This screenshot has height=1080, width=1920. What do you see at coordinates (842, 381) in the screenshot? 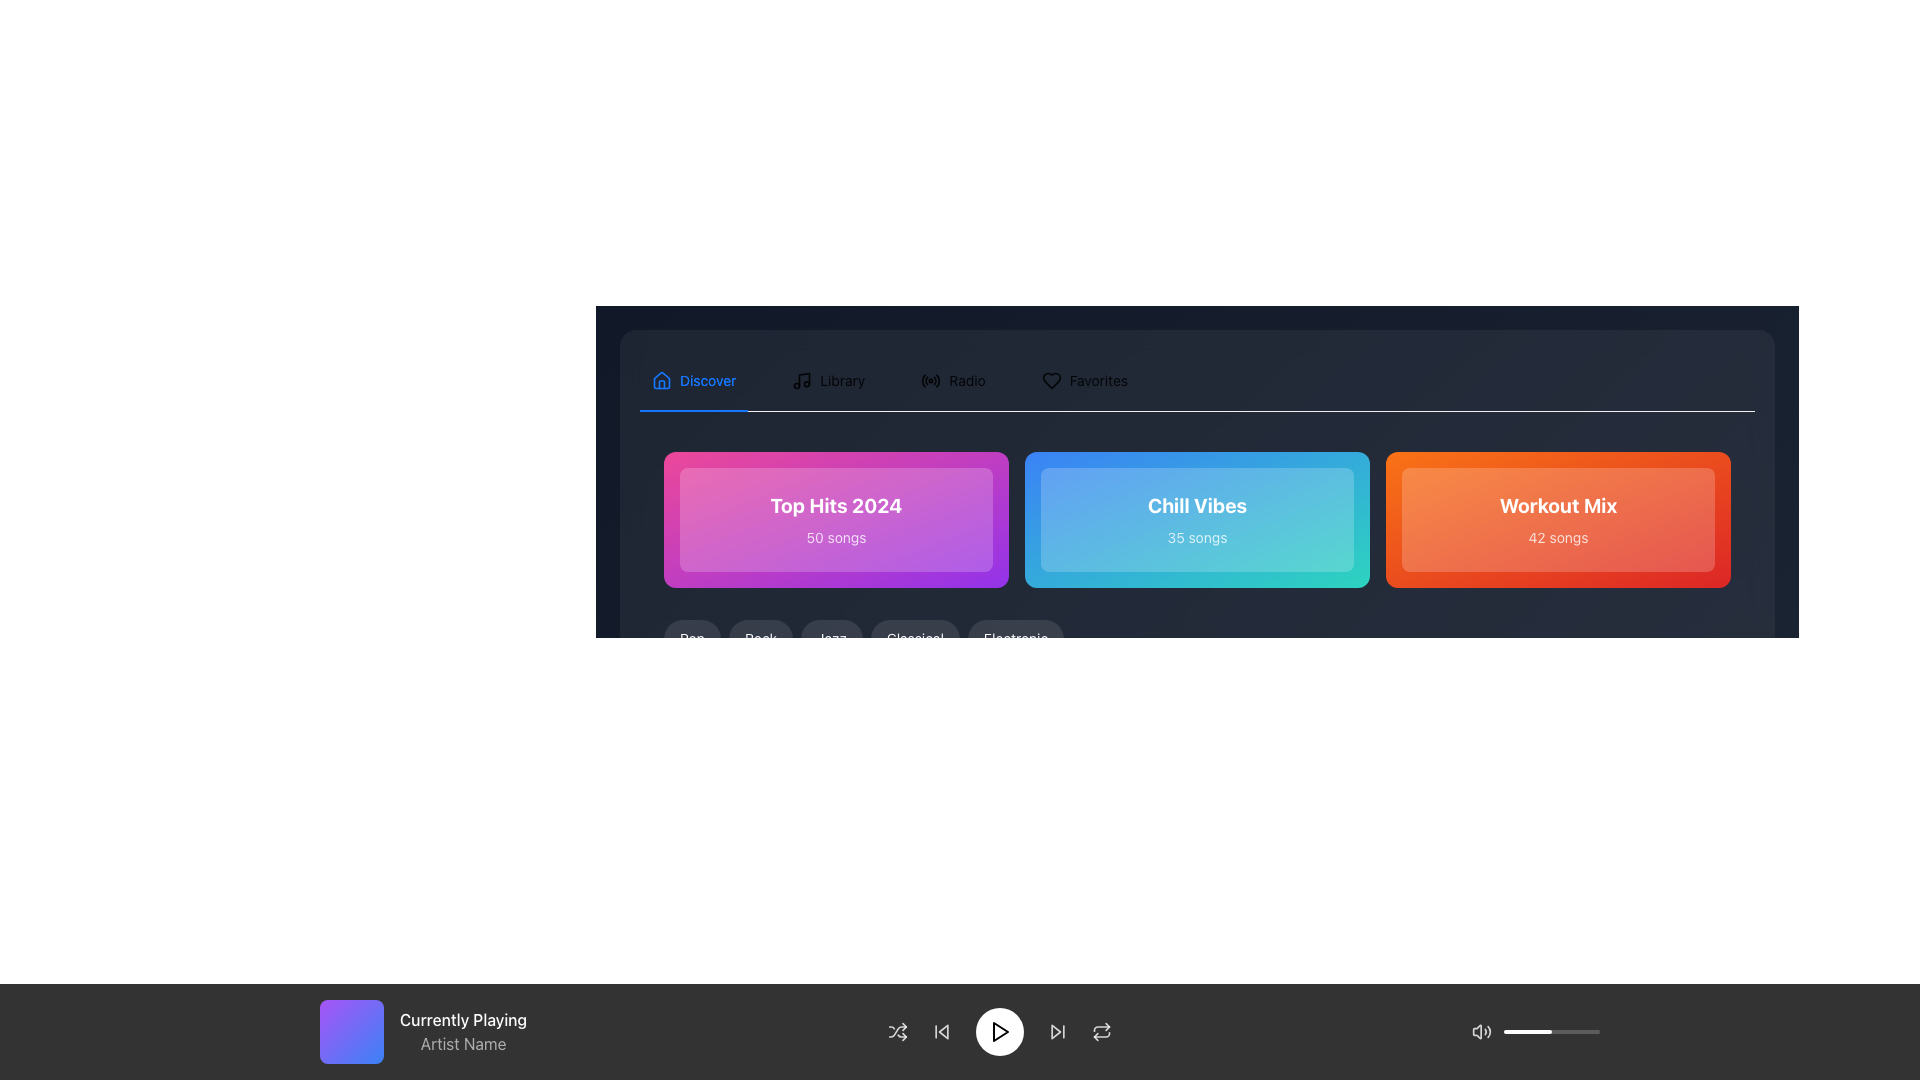
I see `the 'Library' text label in the navigation bar` at bounding box center [842, 381].